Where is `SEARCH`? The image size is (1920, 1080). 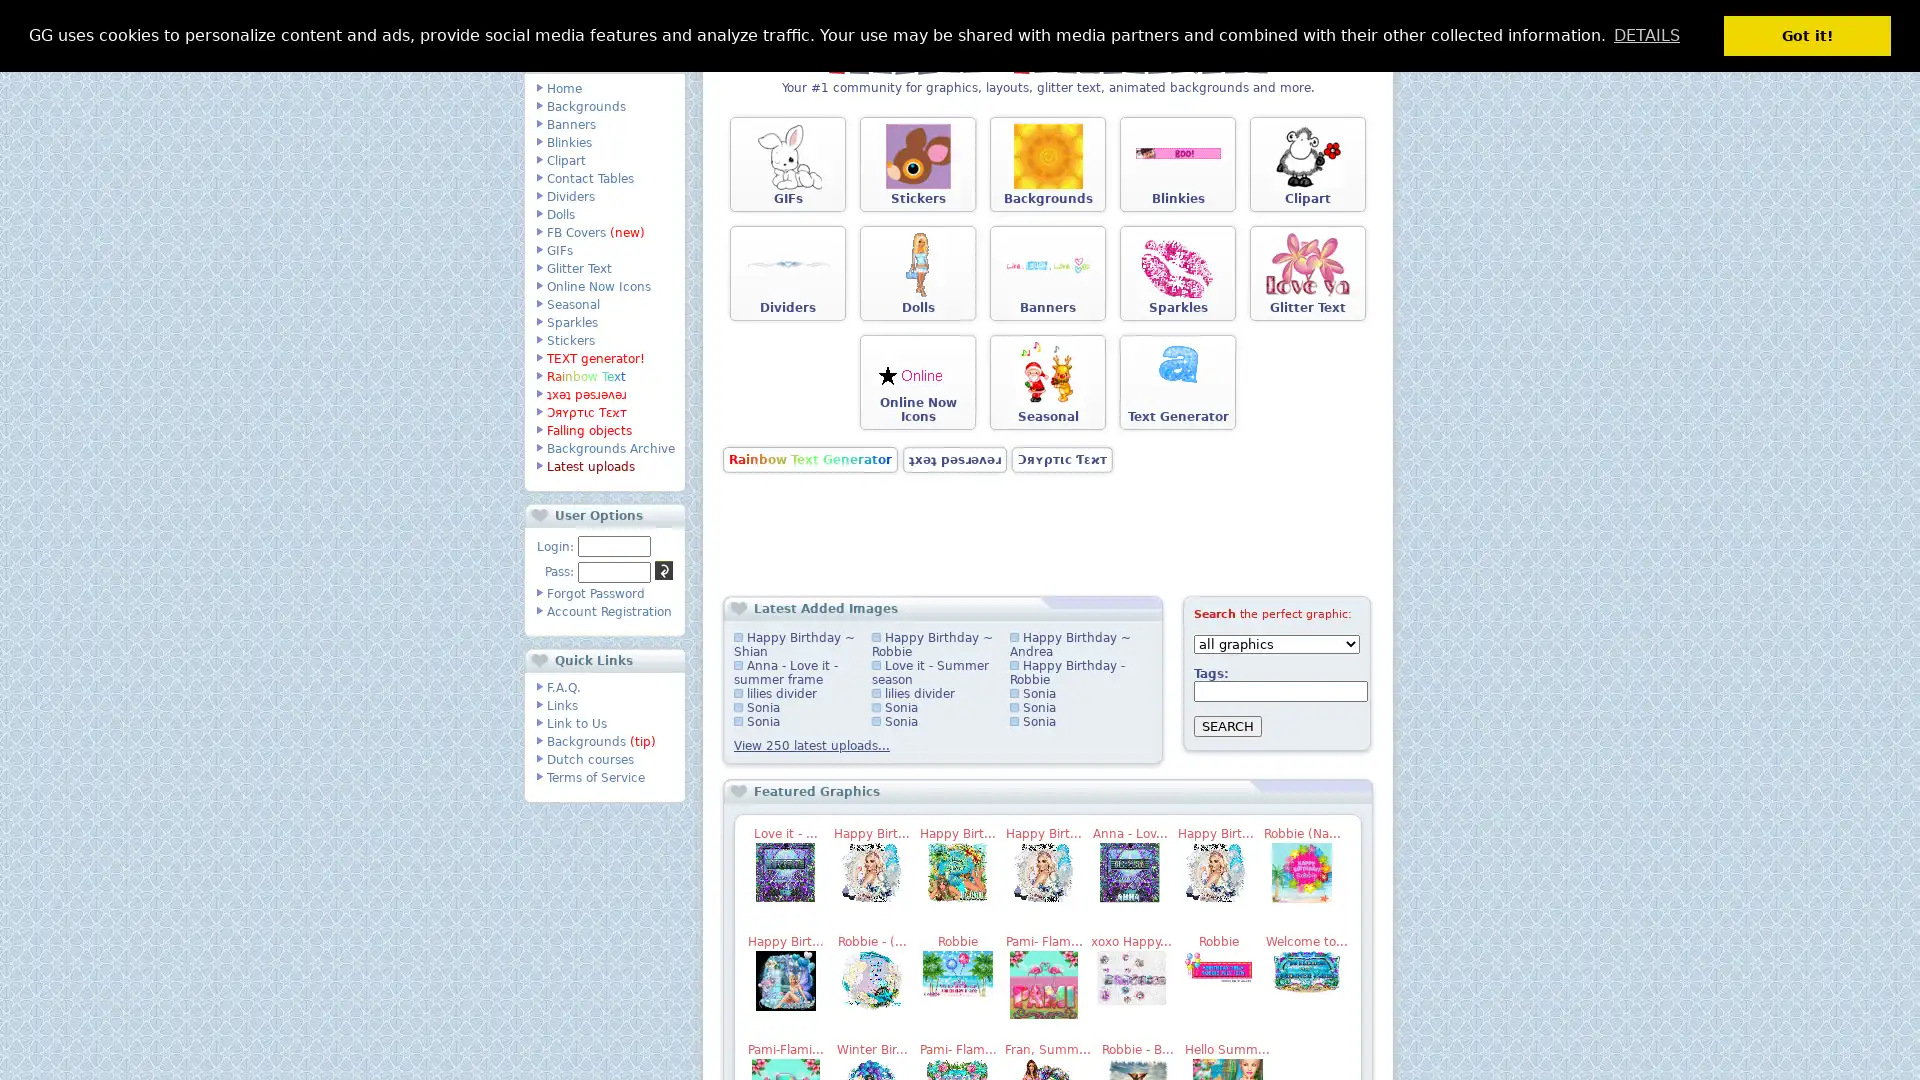 SEARCH is located at coordinates (1227, 726).